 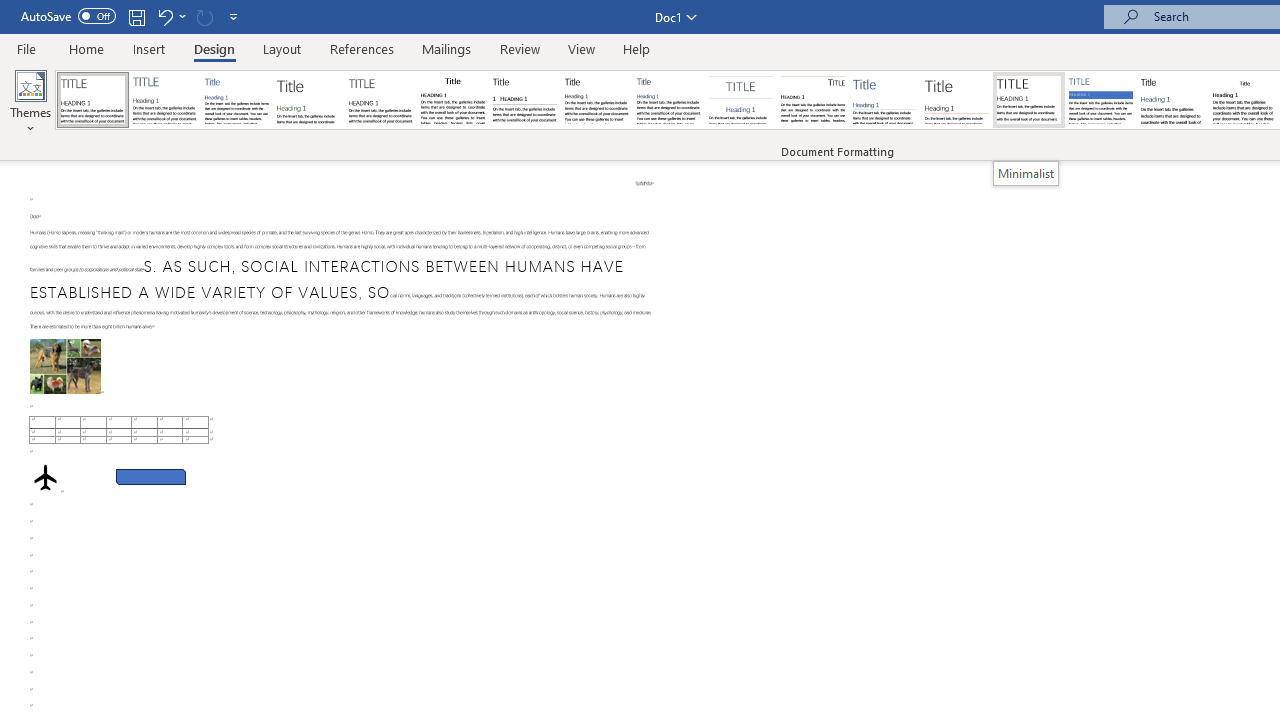 I want to click on 'Rectangle: Diagonal Corners Snipped 2', so click(x=150, y=473).